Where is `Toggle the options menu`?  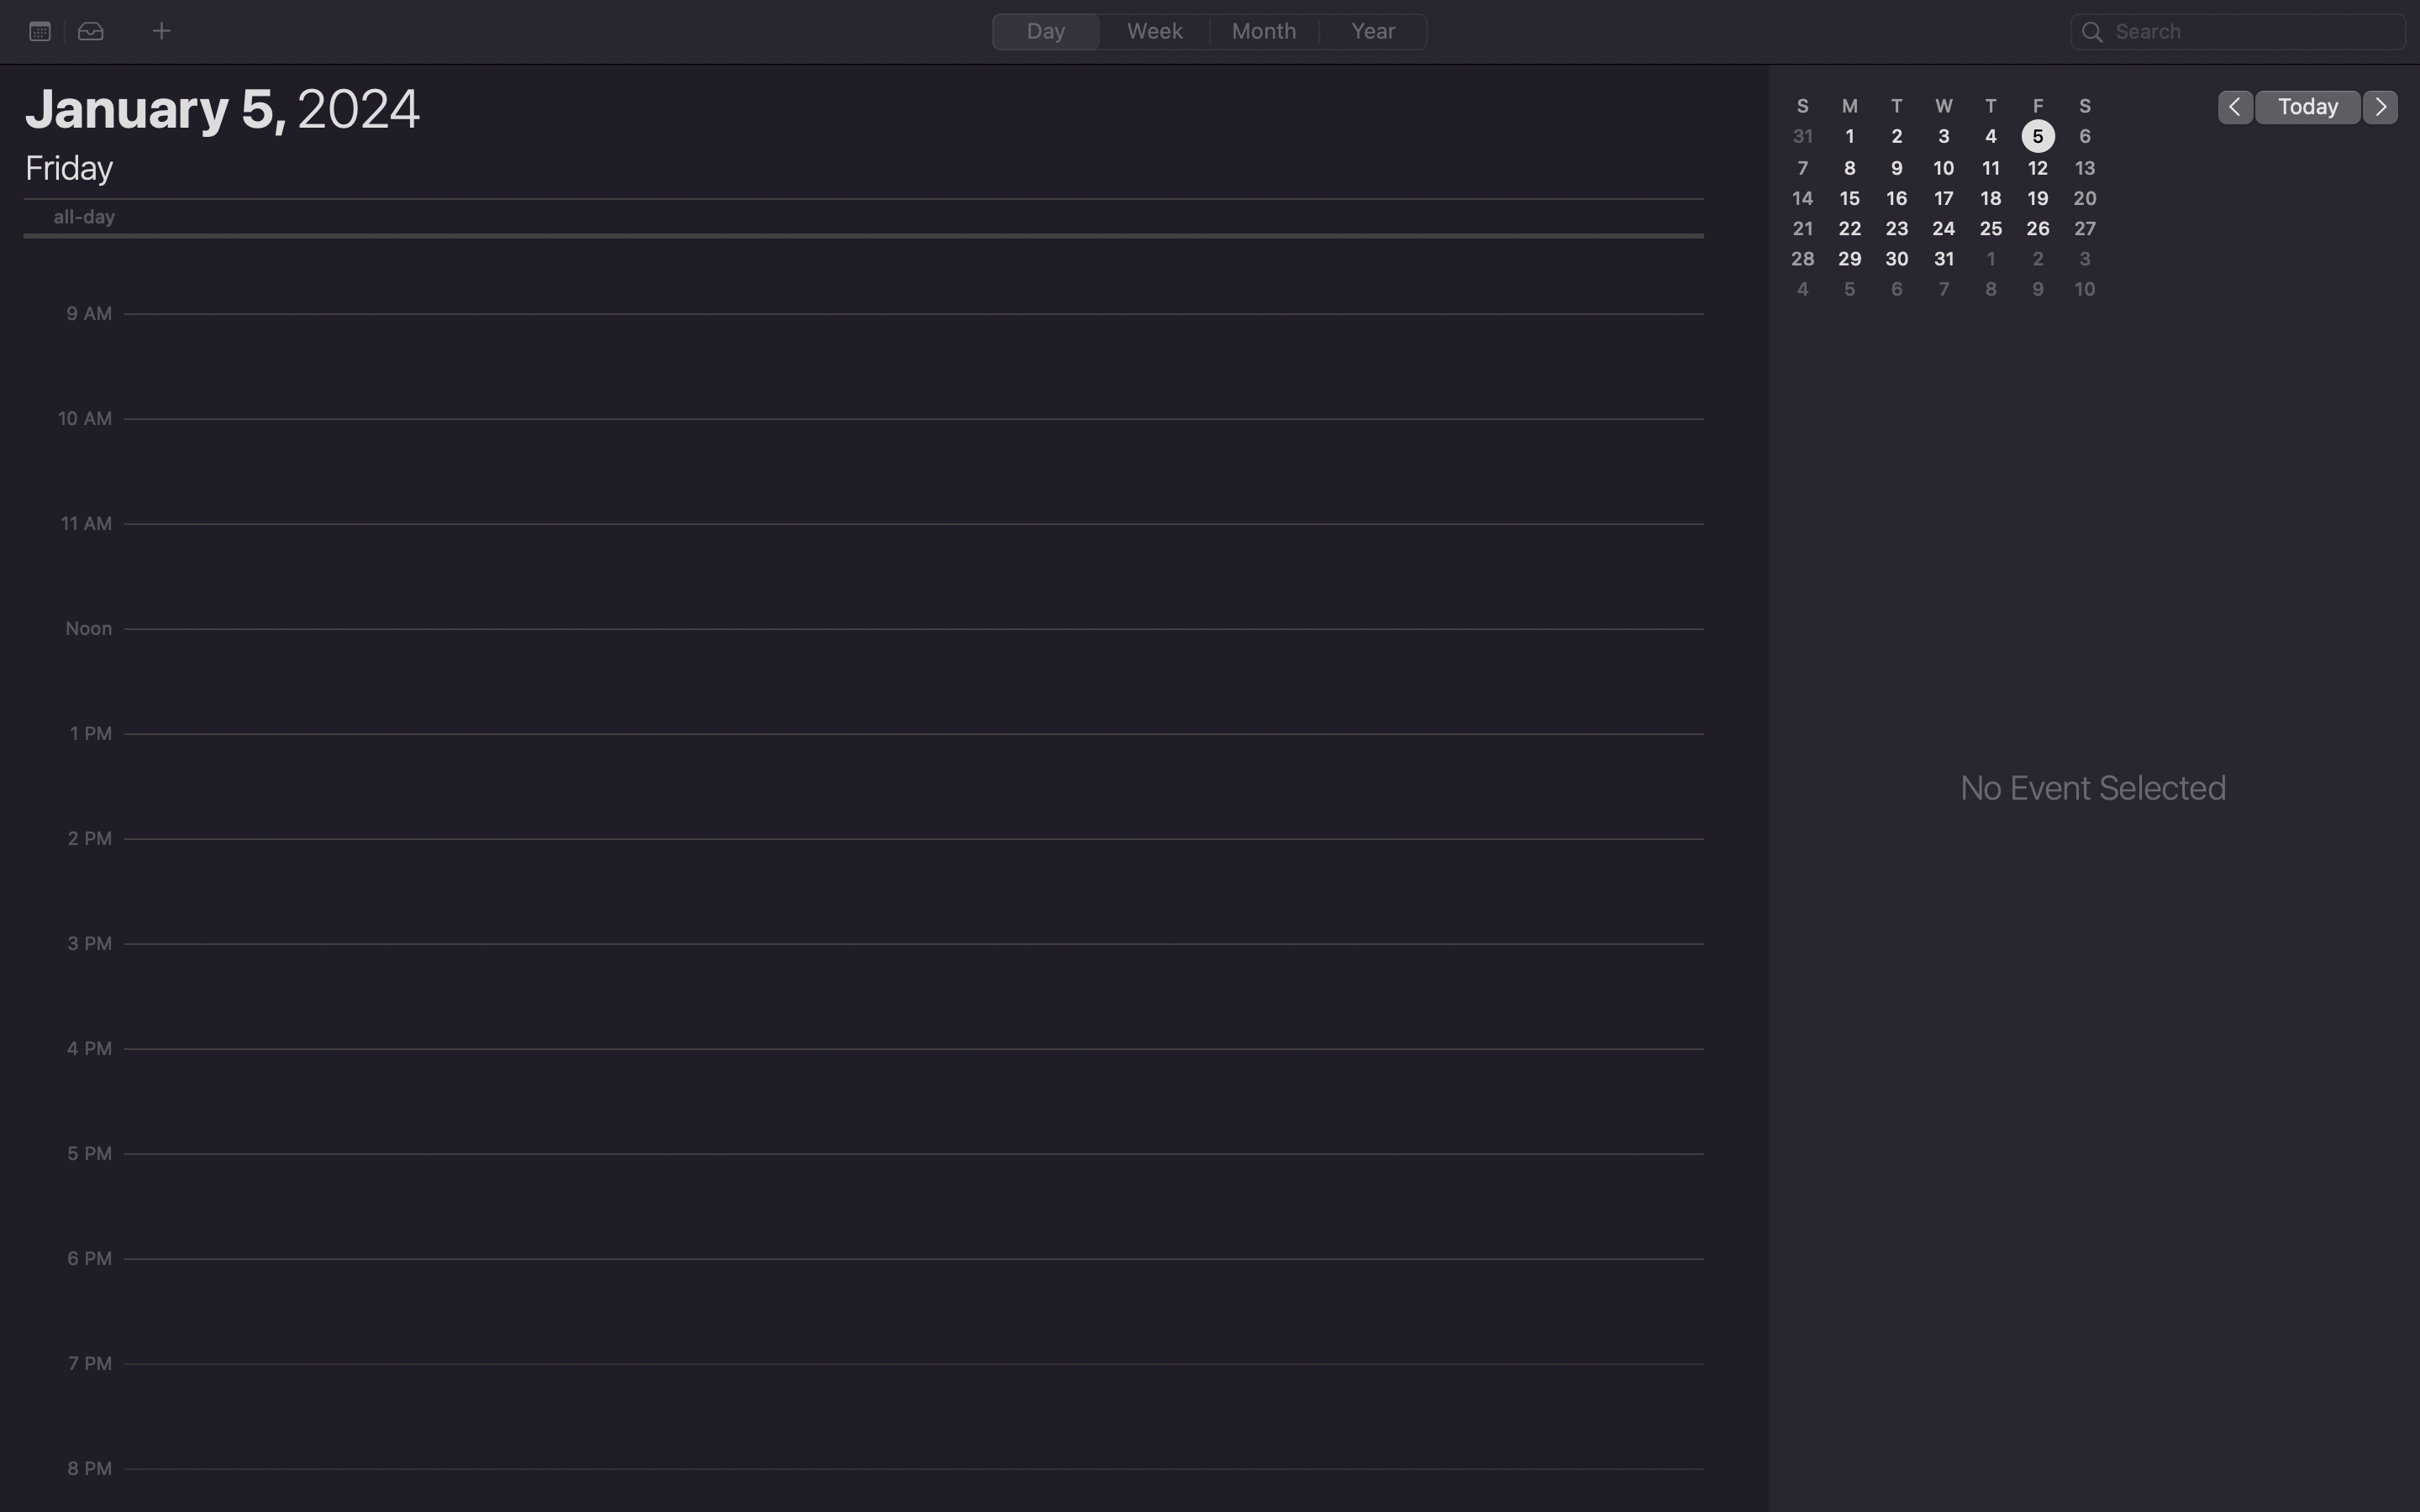
Toggle the options menu is located at coordinates (39, 30).